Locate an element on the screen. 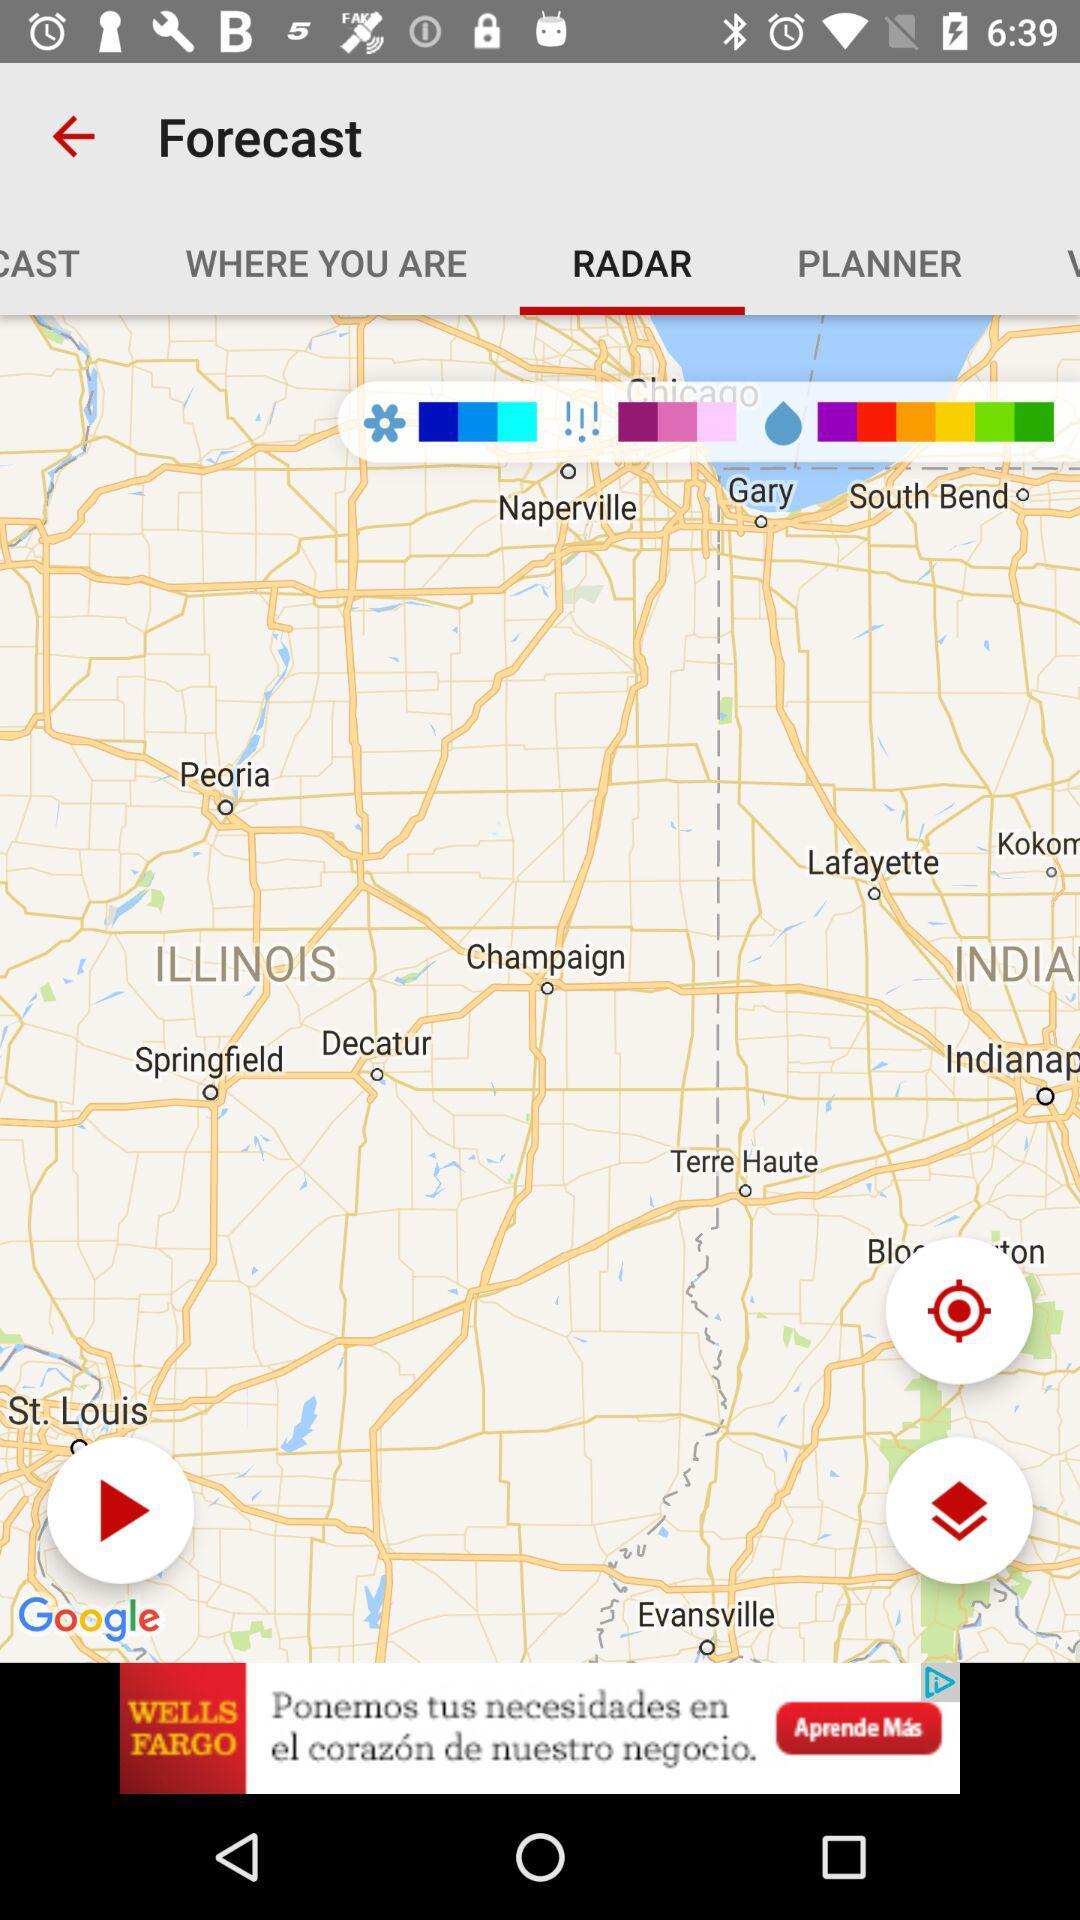  advertisement banner is located at coordinates (540, 1727).